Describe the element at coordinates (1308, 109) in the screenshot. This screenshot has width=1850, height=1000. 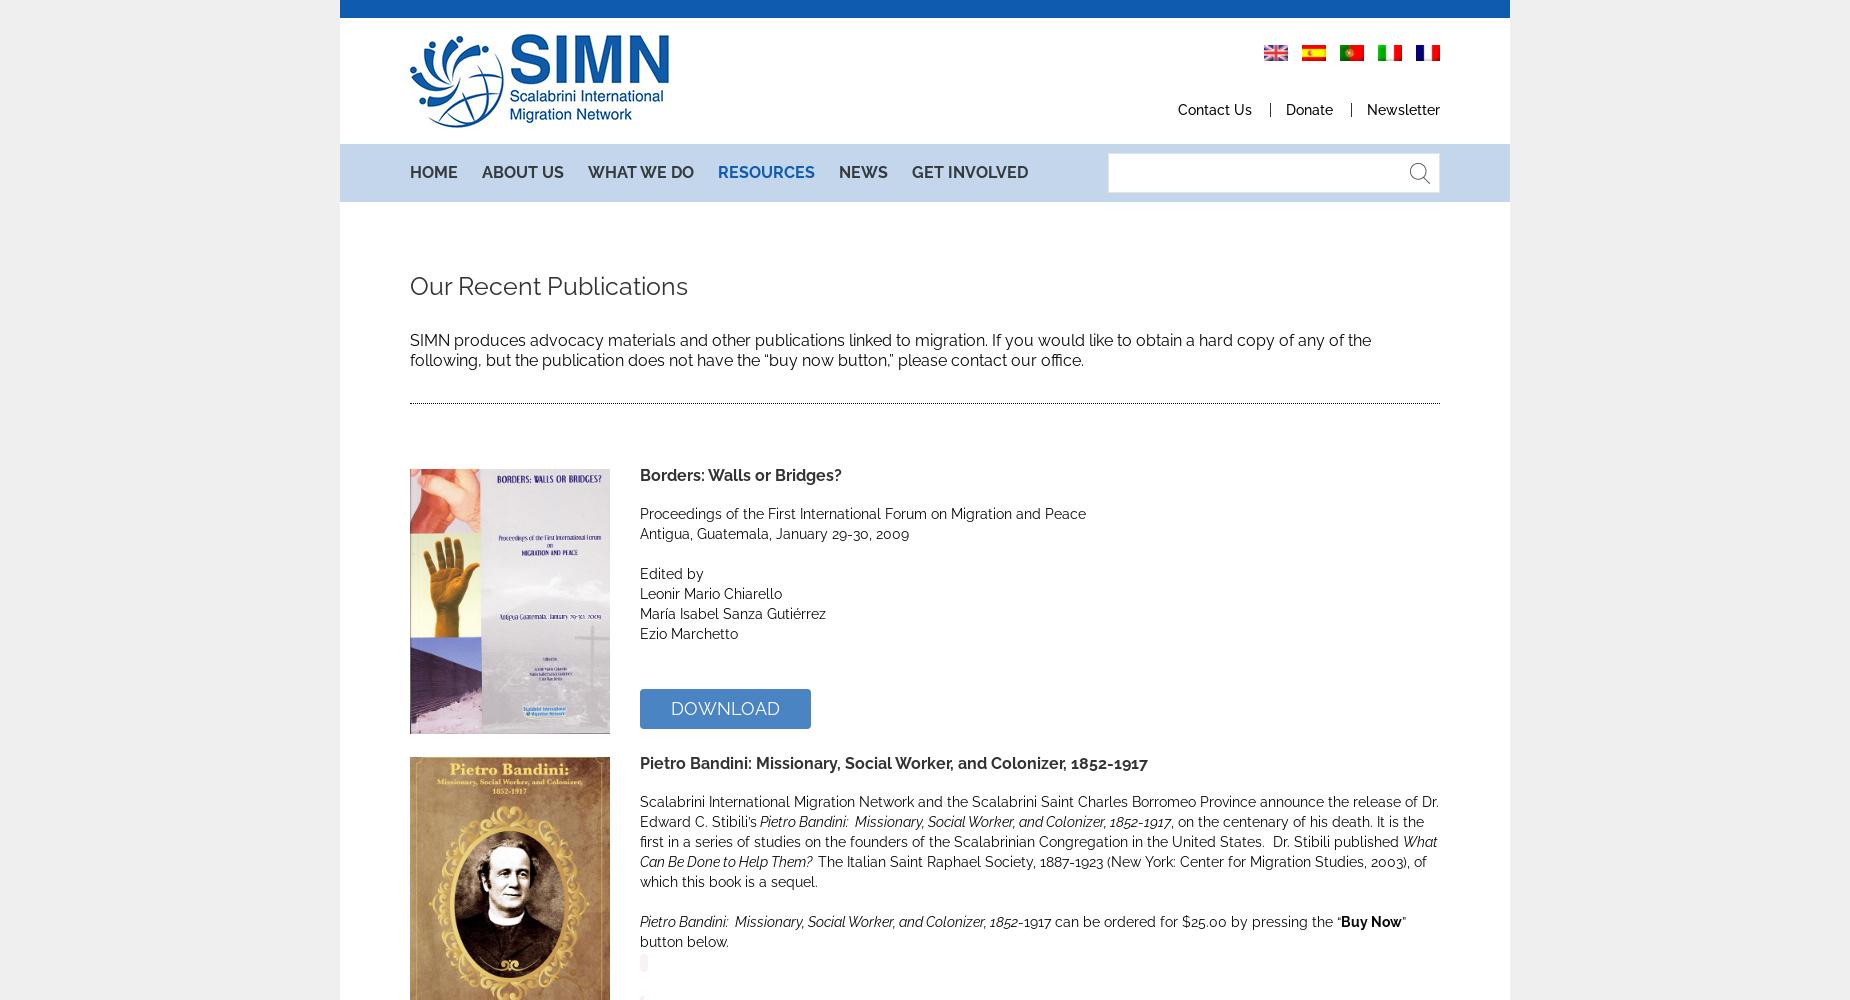
I see `'Donate'` at that location.